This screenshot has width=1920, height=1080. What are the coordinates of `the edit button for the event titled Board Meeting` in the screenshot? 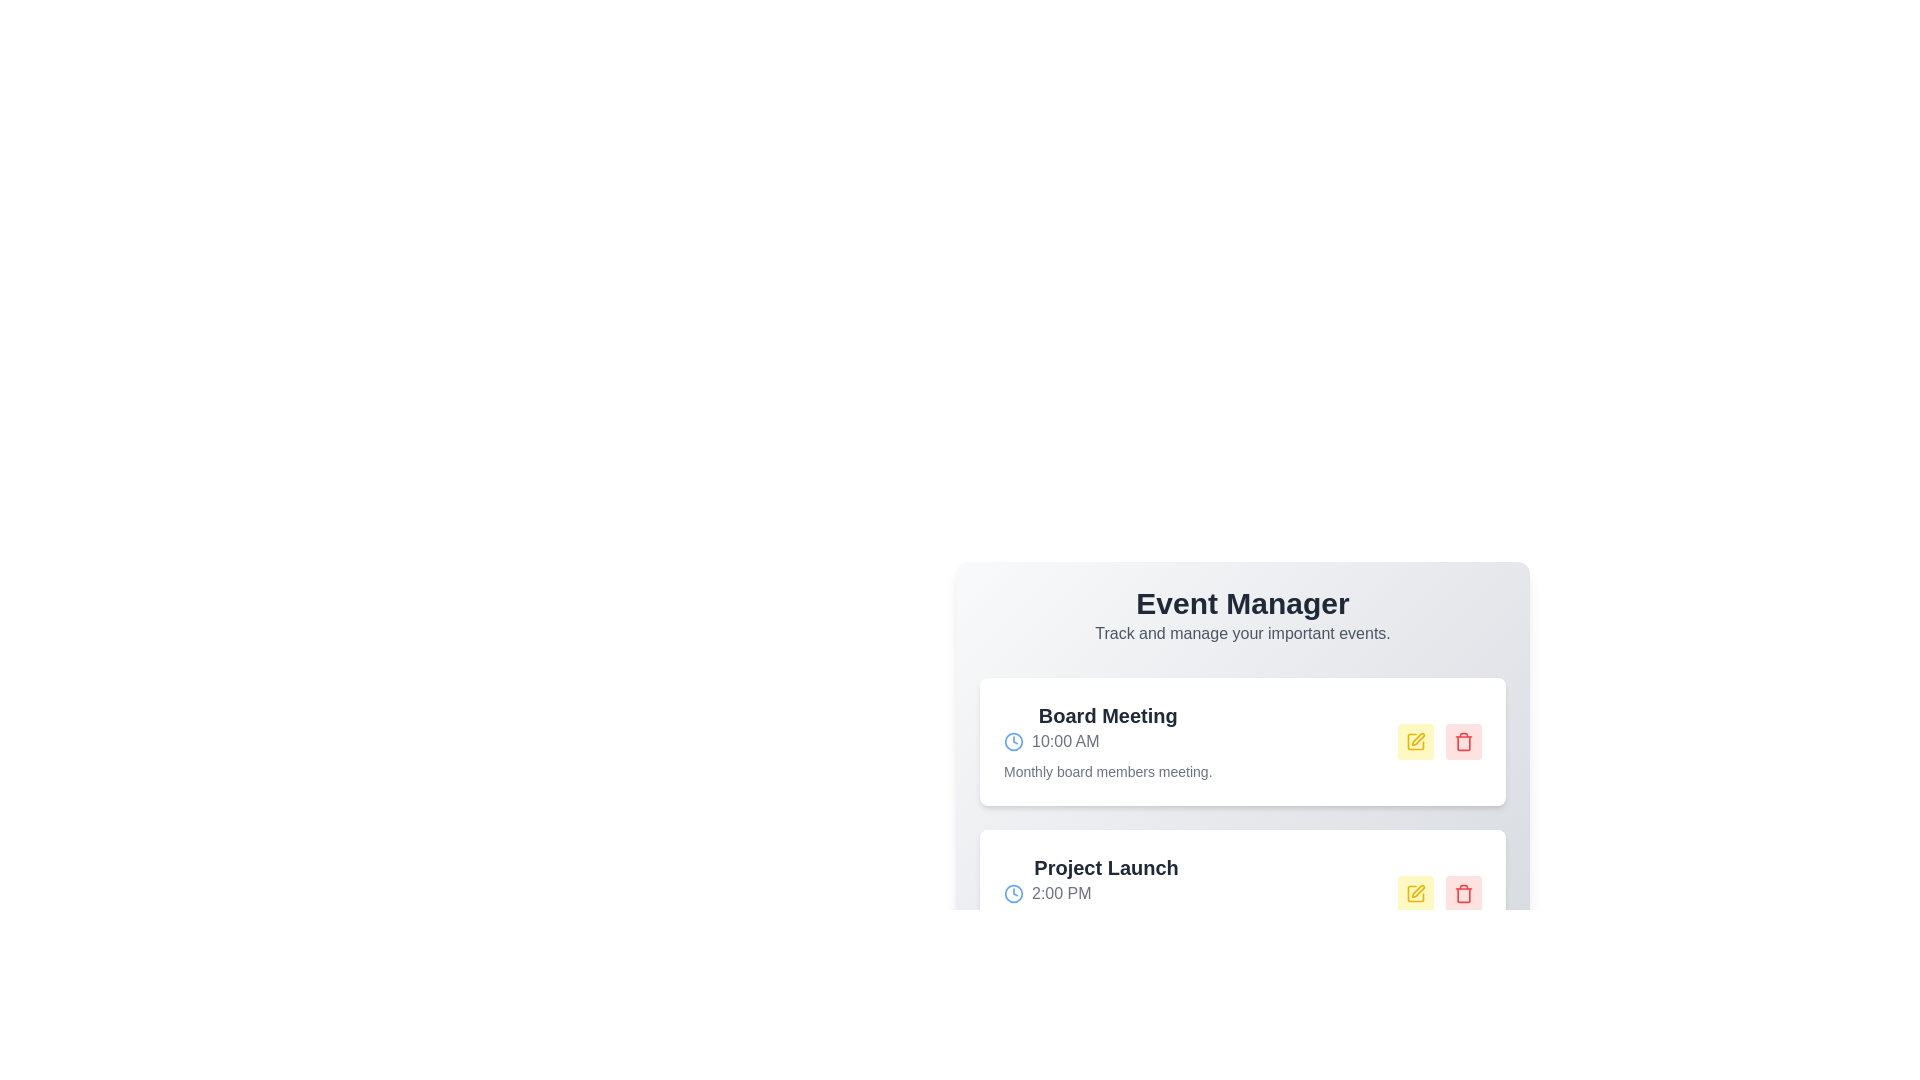 It's located at (1415, 741).